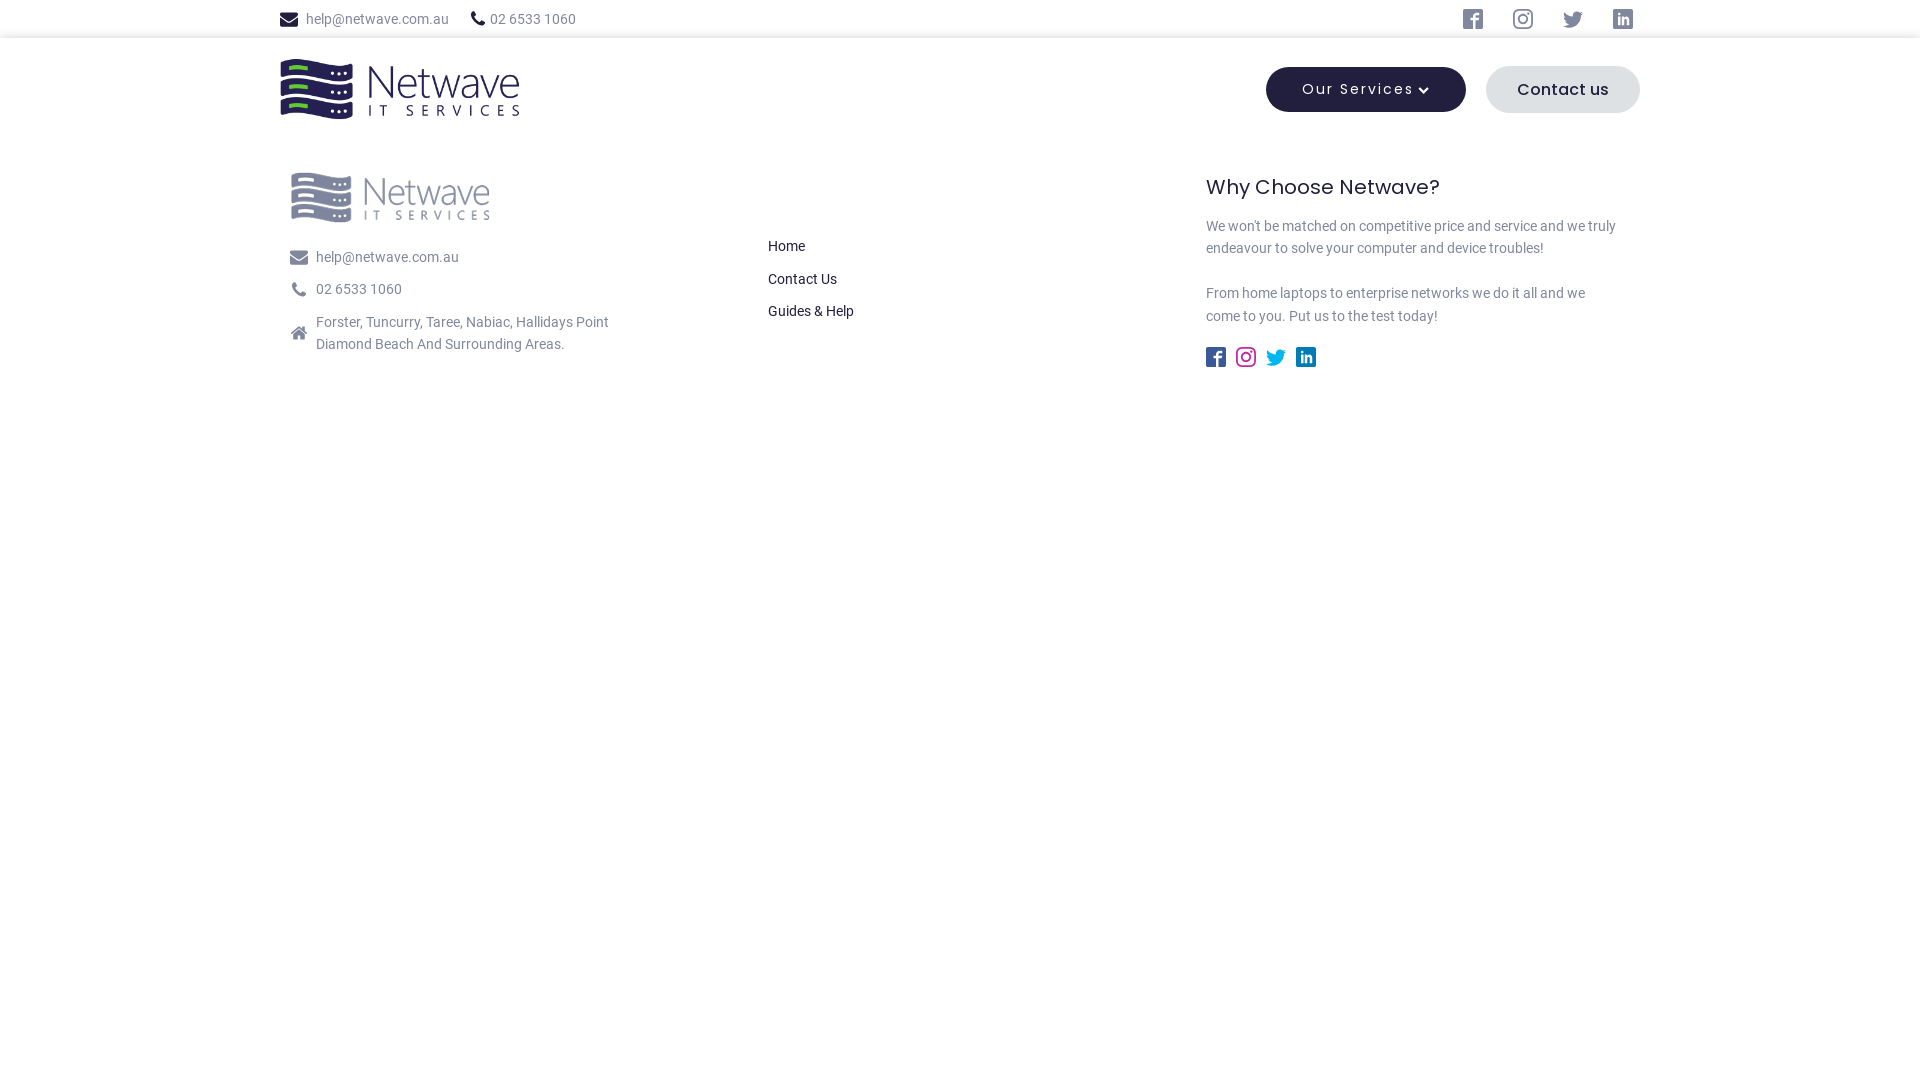 This screenshot has height=1080, width=1920. What do you see at coordinates (468, 19) in the screenshot?
I see `'02 6533 1060'` at bounding box center [468, 19].